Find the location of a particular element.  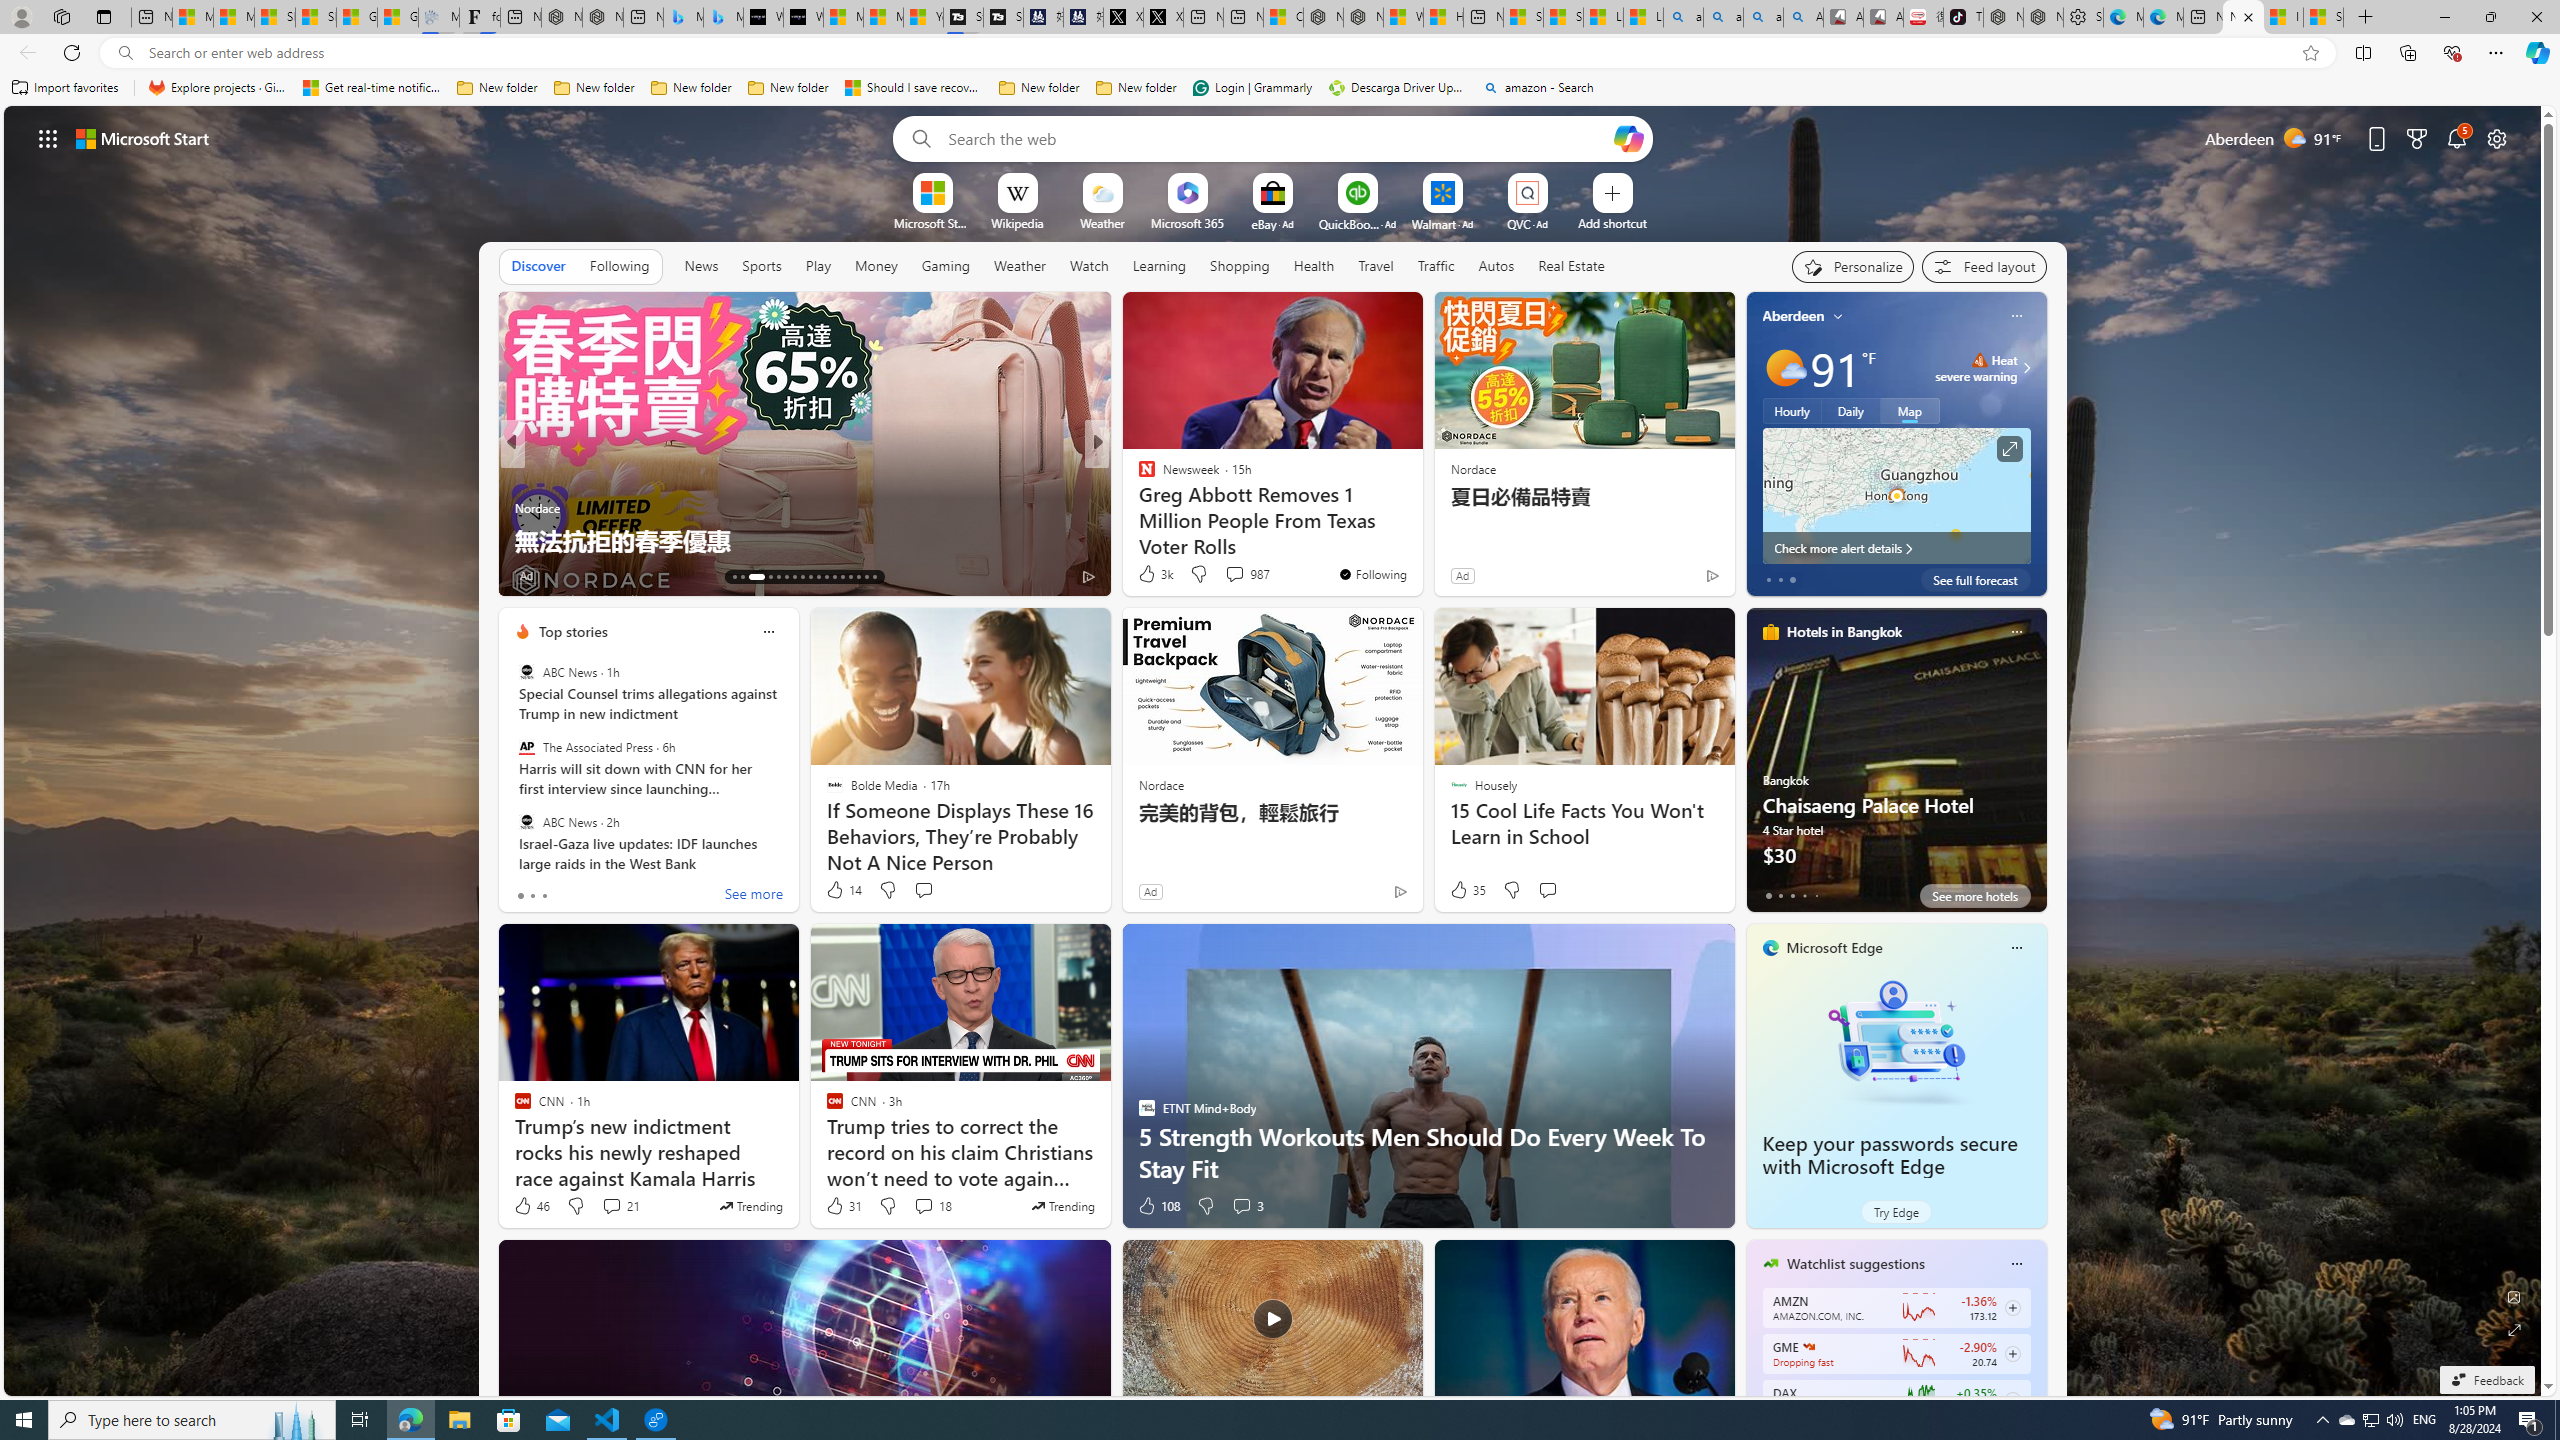

'AutomationID: tab-20' is located at coordinates (802, 577).